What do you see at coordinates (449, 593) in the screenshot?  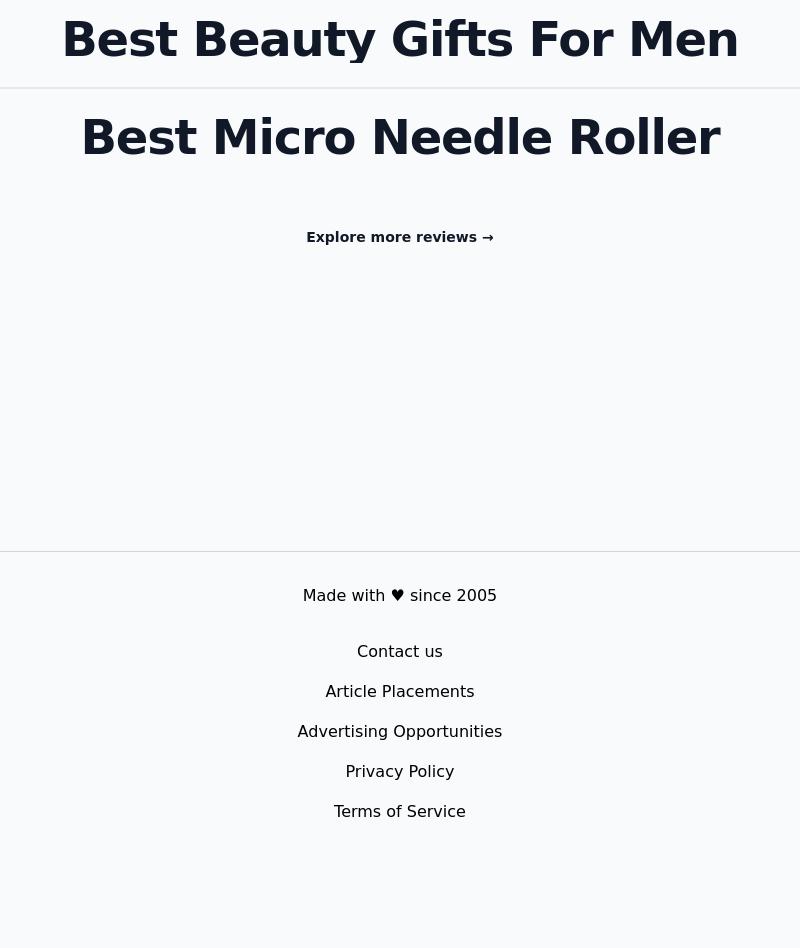 I see `'since 2005'` at bounding box center [449, 593].